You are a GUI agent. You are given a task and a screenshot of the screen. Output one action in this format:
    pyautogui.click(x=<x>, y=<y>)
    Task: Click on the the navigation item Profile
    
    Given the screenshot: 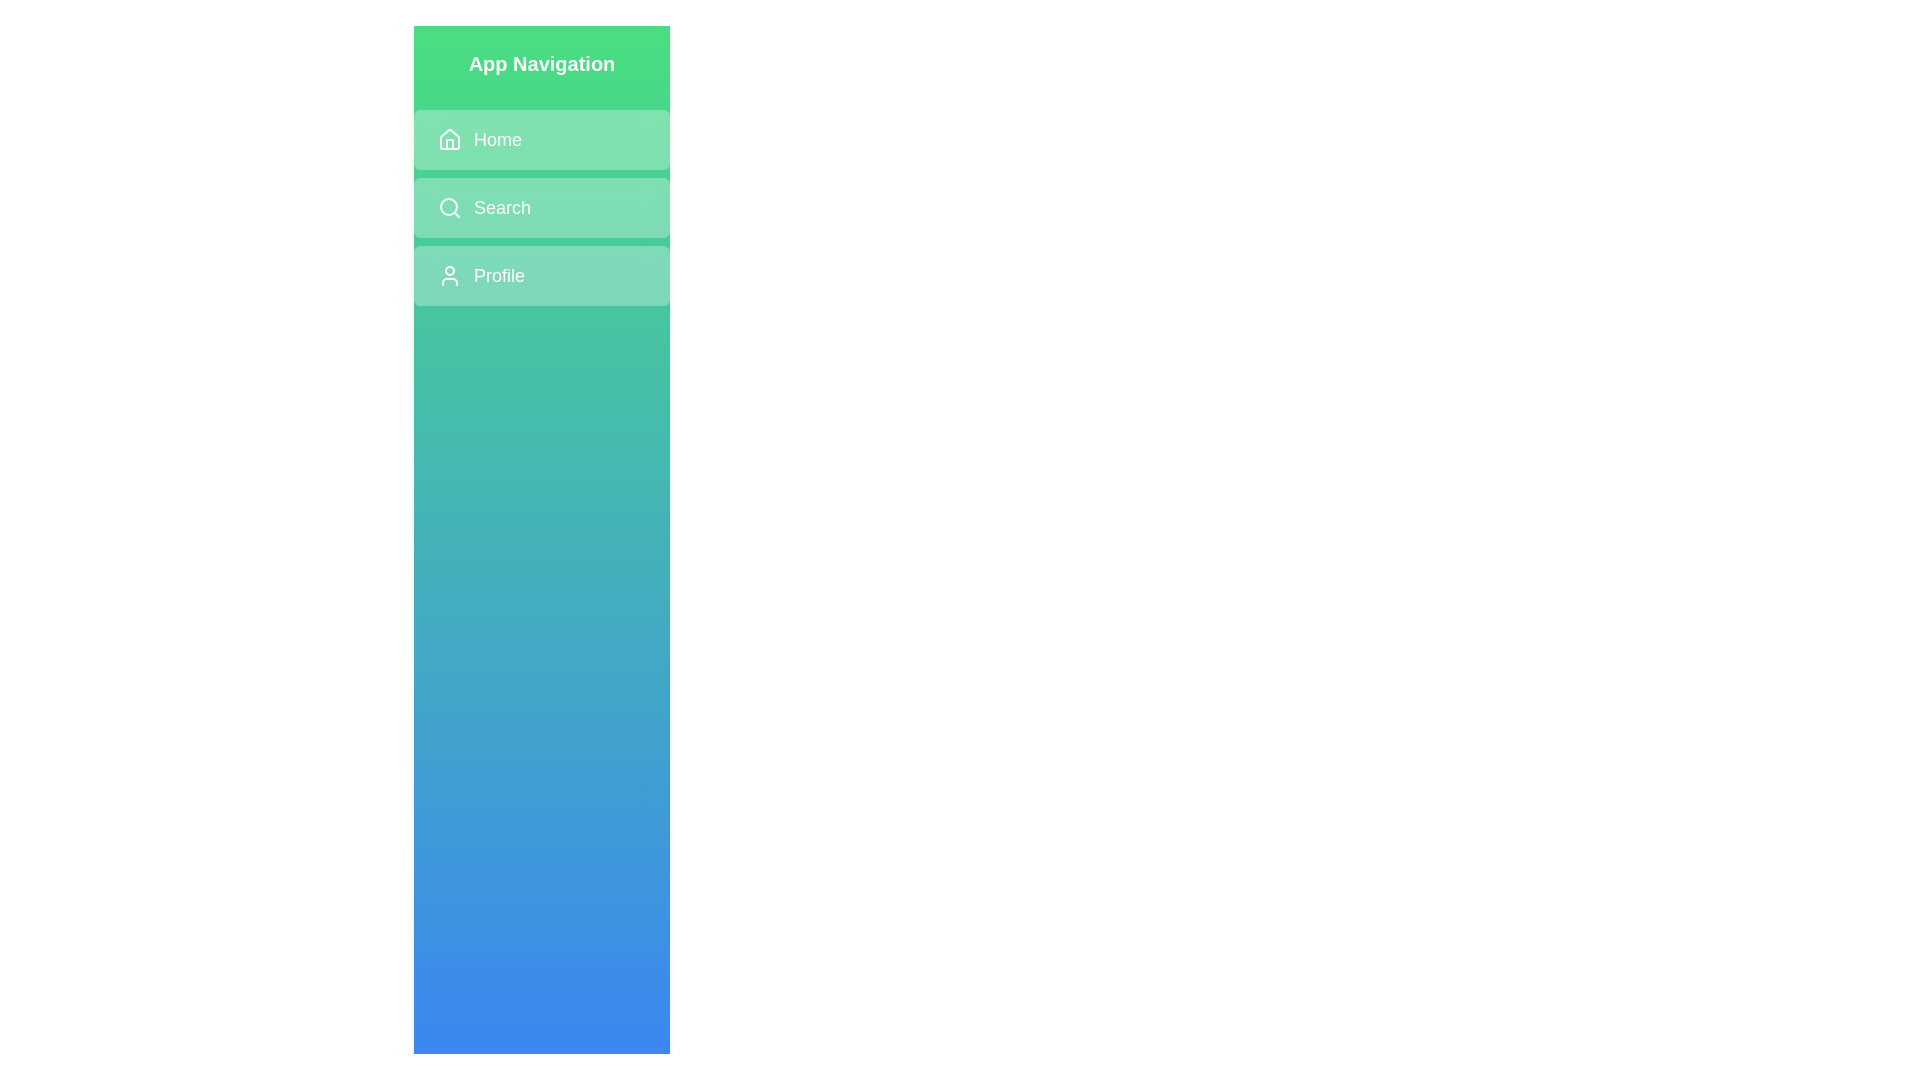 What is the action you would take?
    pyautogui.click(x=542, y=276)
    